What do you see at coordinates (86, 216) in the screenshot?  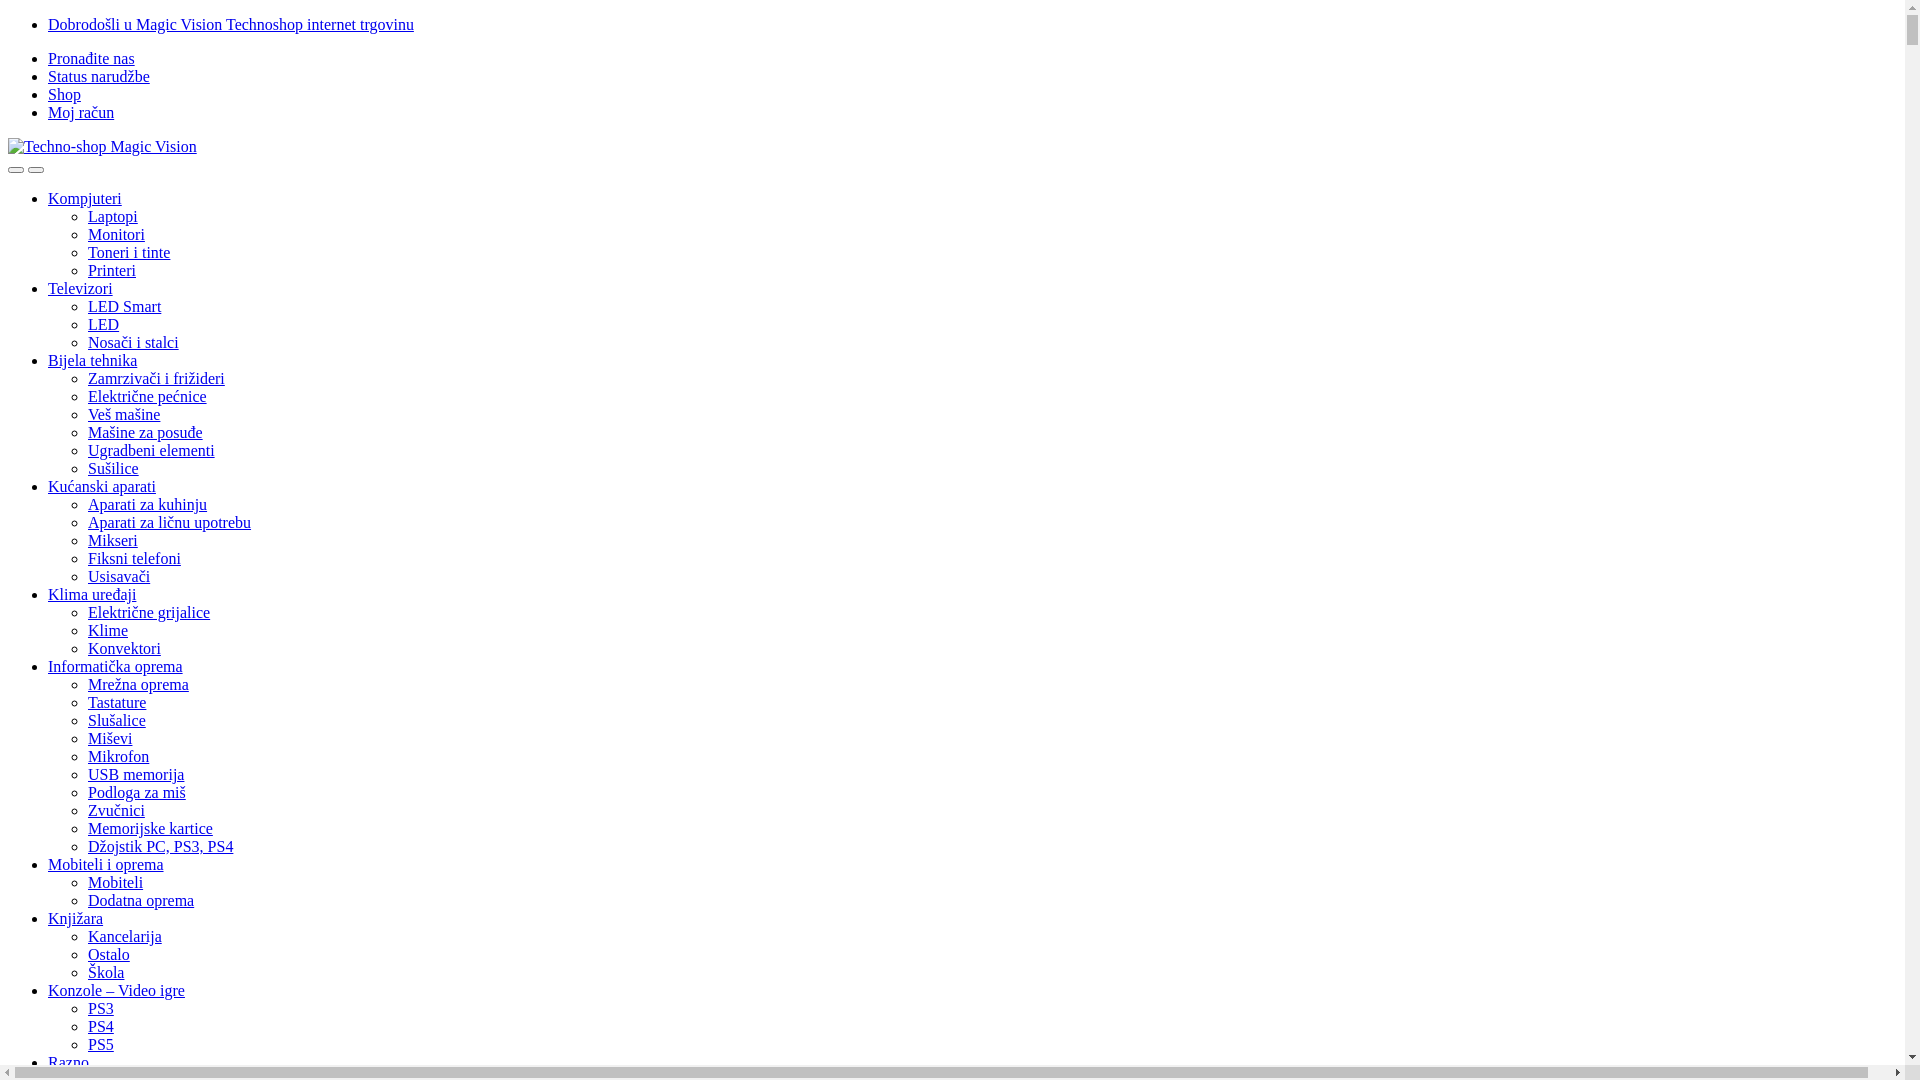 I see `'Laptopi'` at bounding box center [86, 216].